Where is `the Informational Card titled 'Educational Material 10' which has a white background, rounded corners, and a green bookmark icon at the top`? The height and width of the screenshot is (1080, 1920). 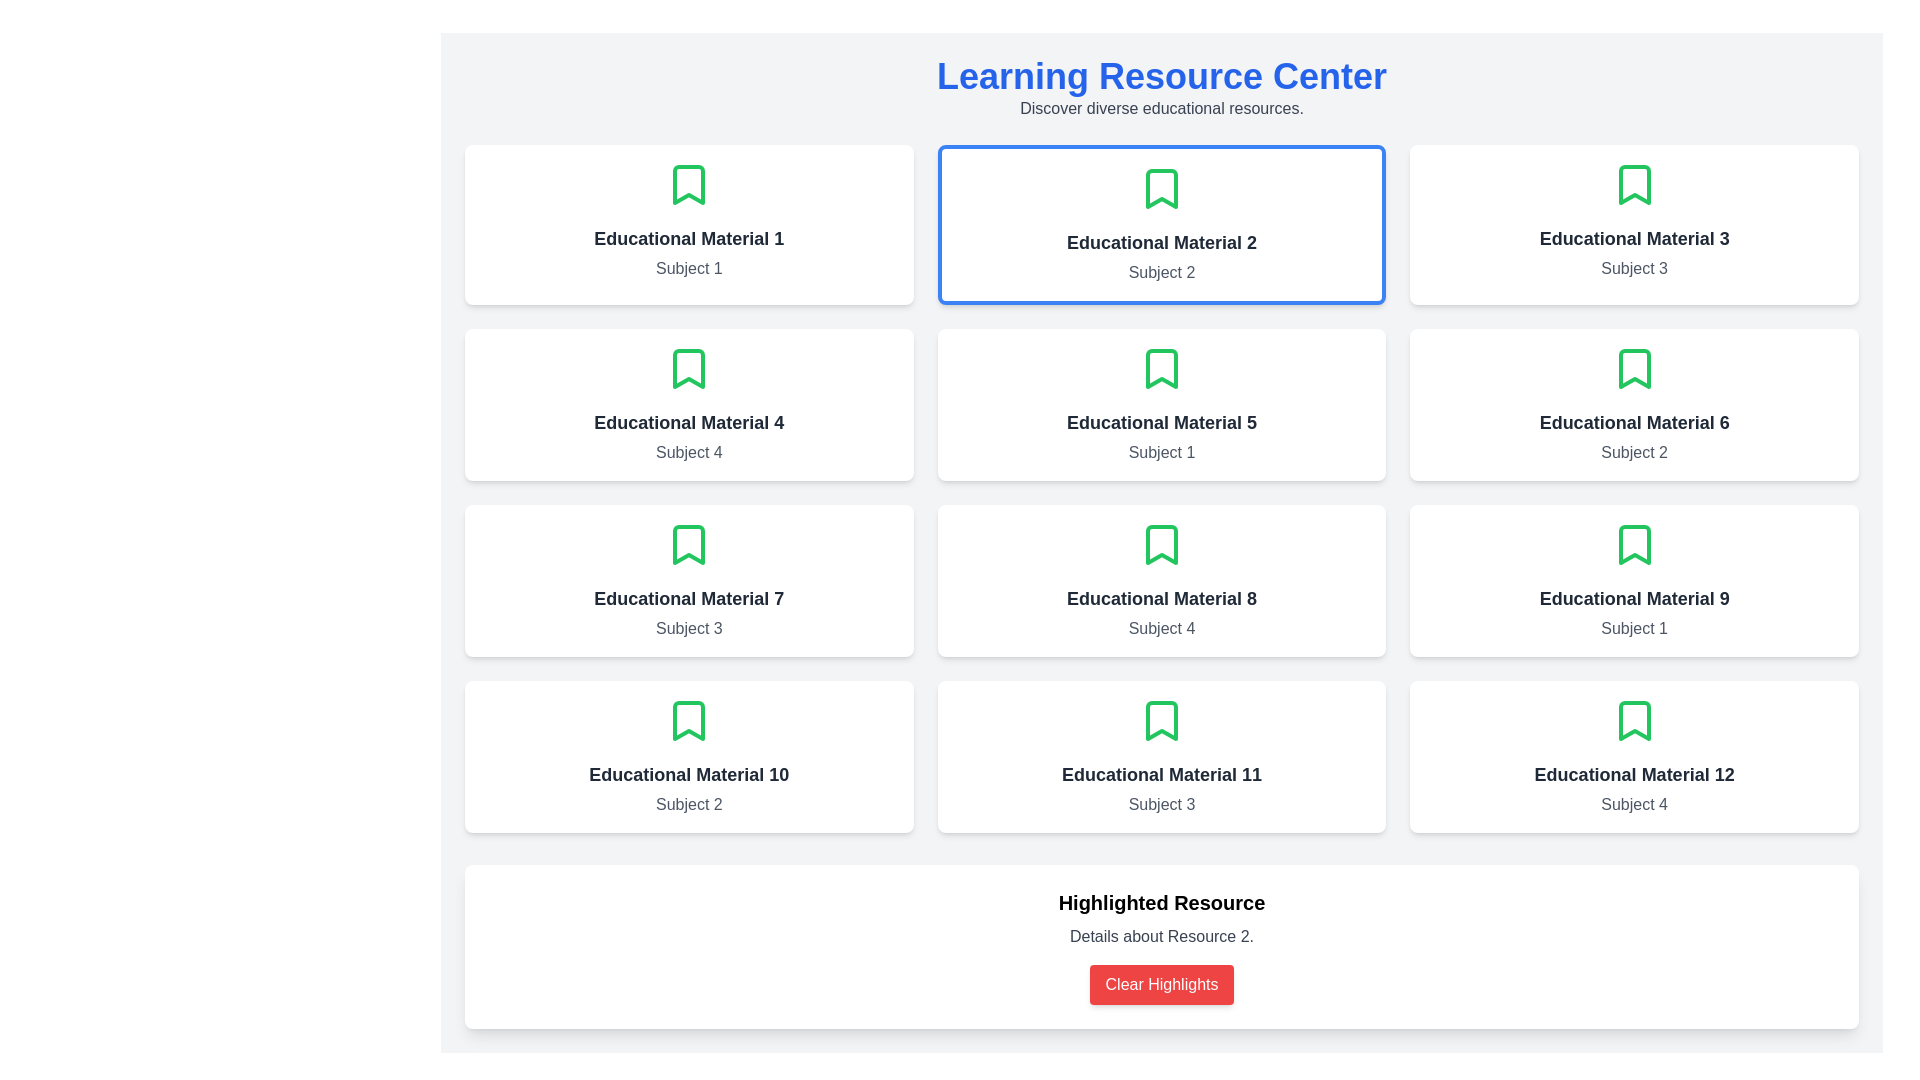
the Informational Card titled 'Educational Material 10' which has a white background, rounded corners, and a green bookmark icon at the top is located at coordinates (689, 756).